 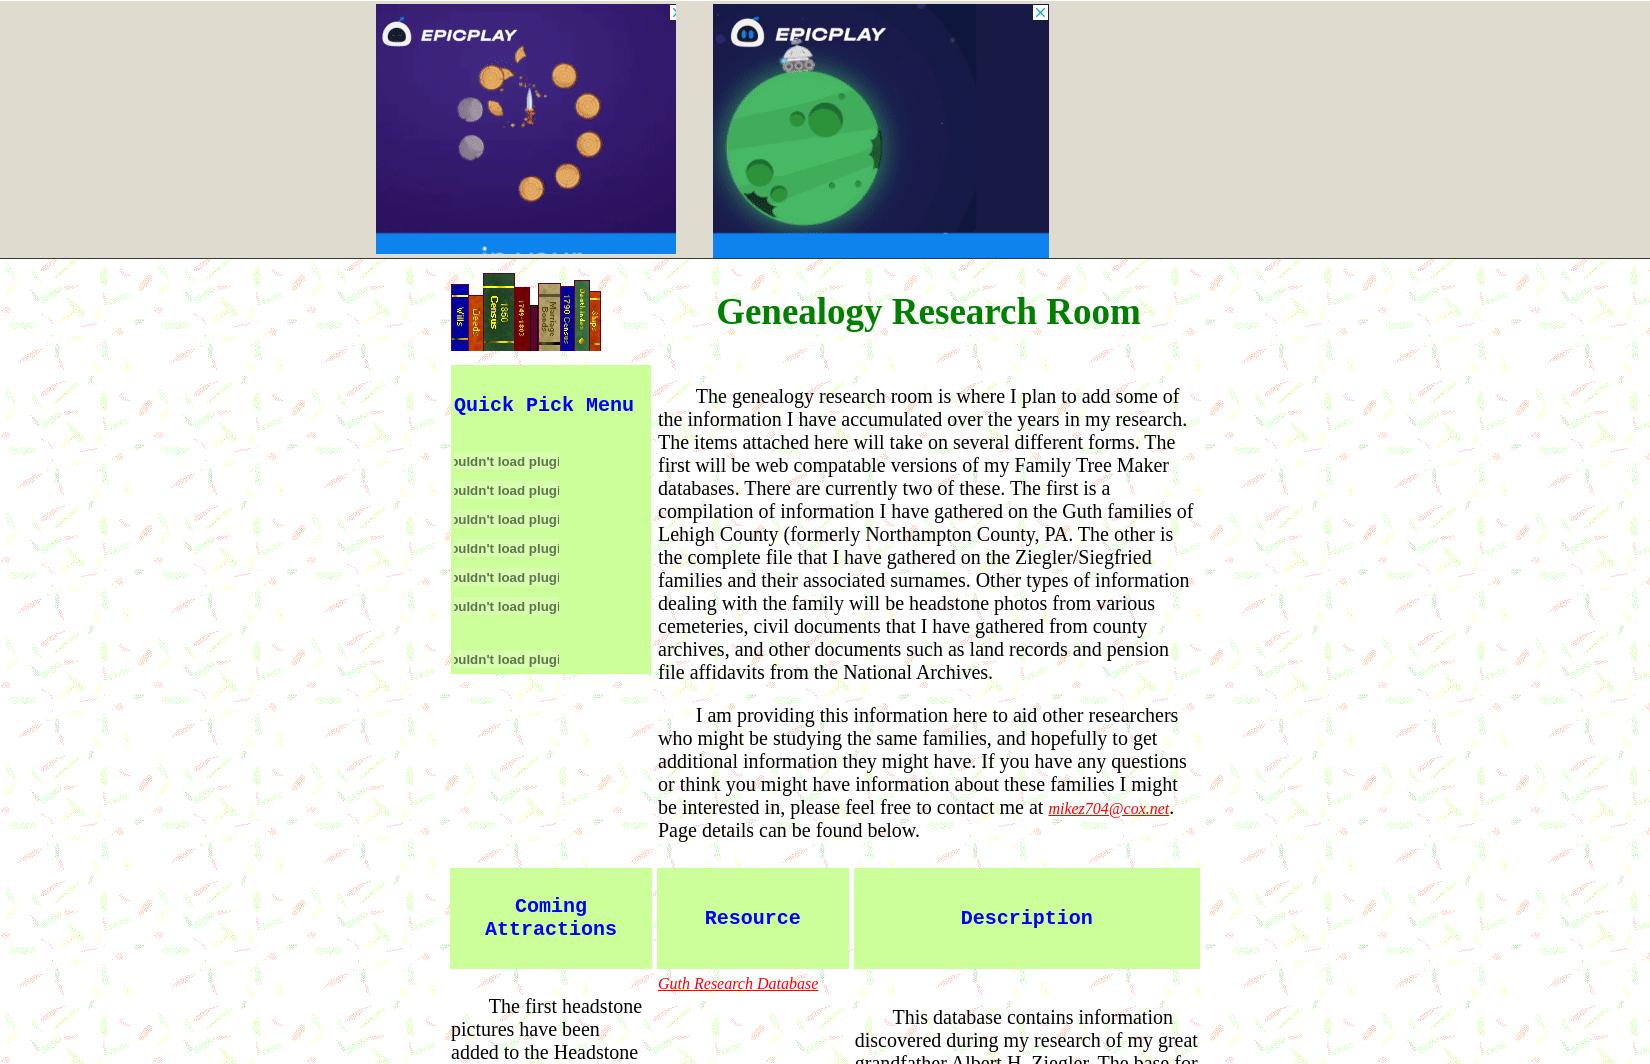 I want to click on 'Coming Attractions', so click(x=549, y=918).